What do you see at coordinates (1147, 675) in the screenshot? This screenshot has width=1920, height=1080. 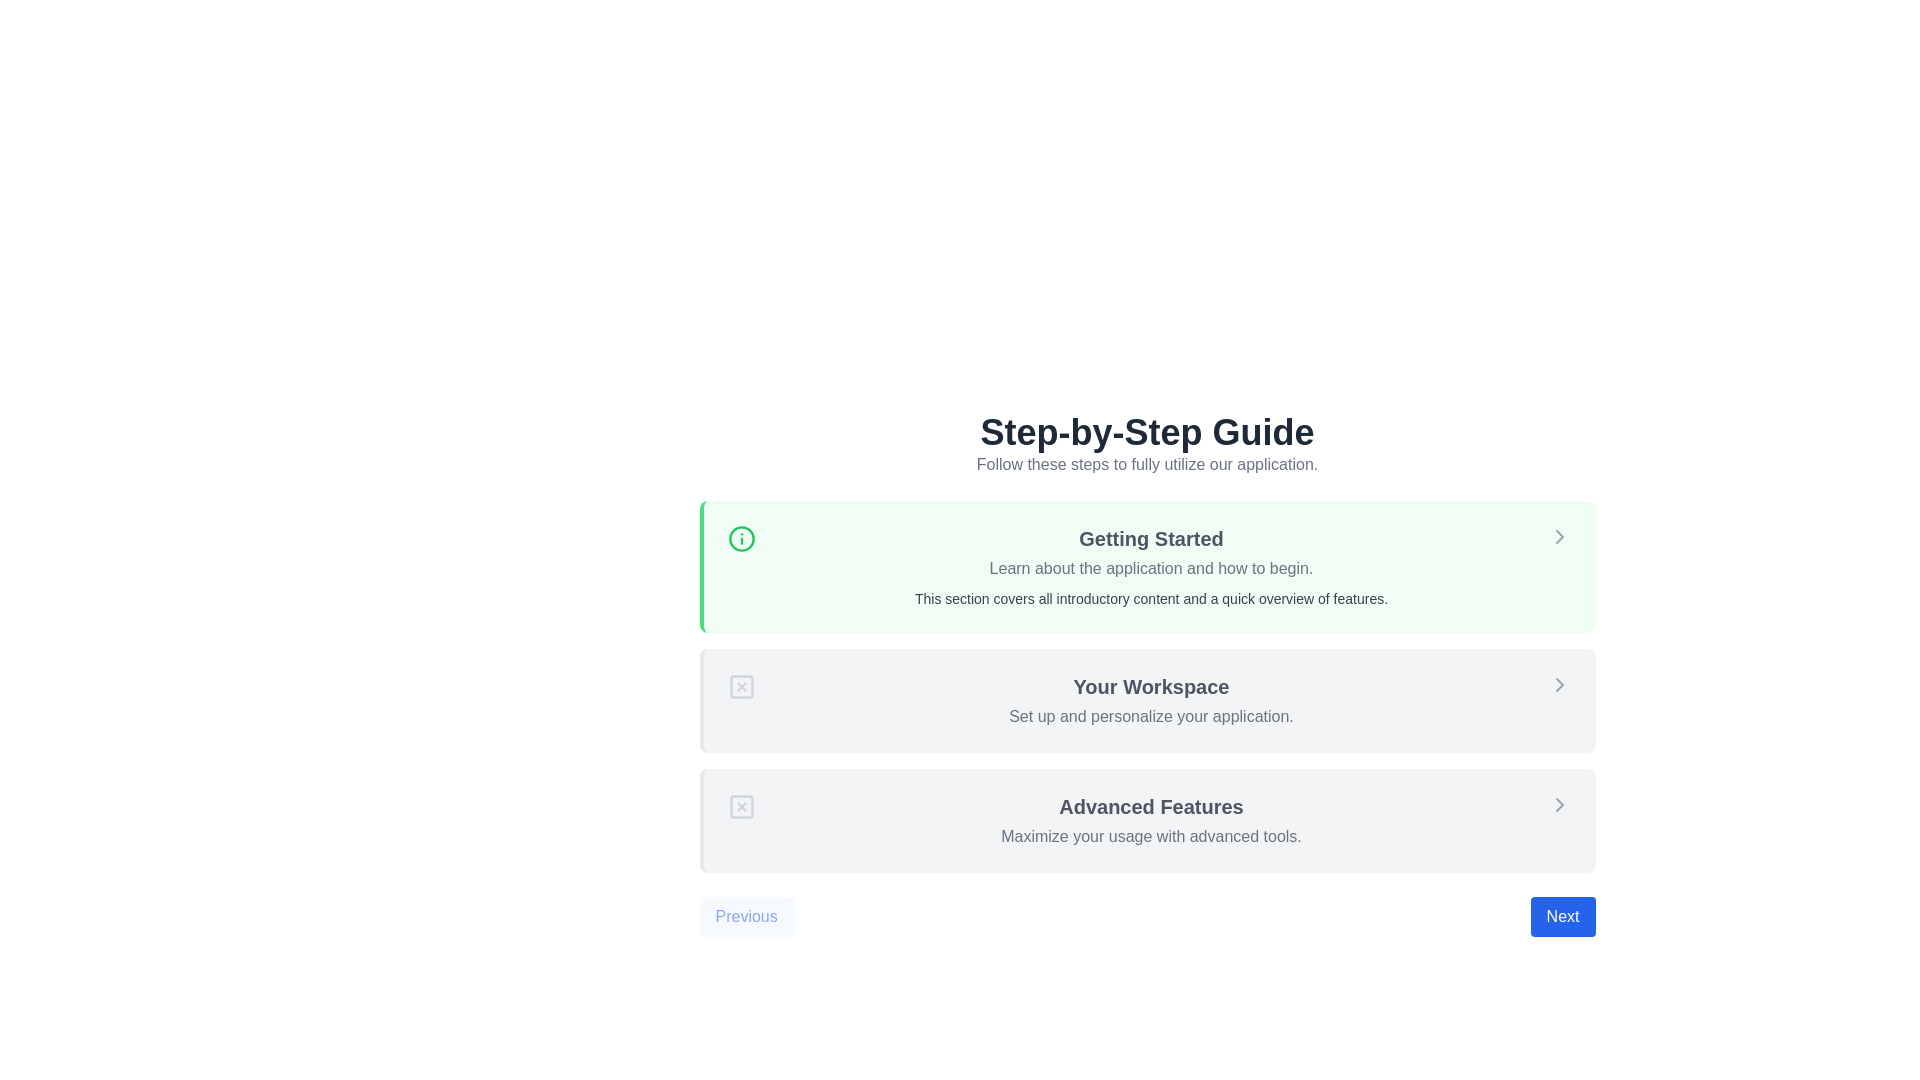 I see `the second section of the 'Step-by-Step Guide' titled 'Your Workspace'` at bounding box center [1147, 675].